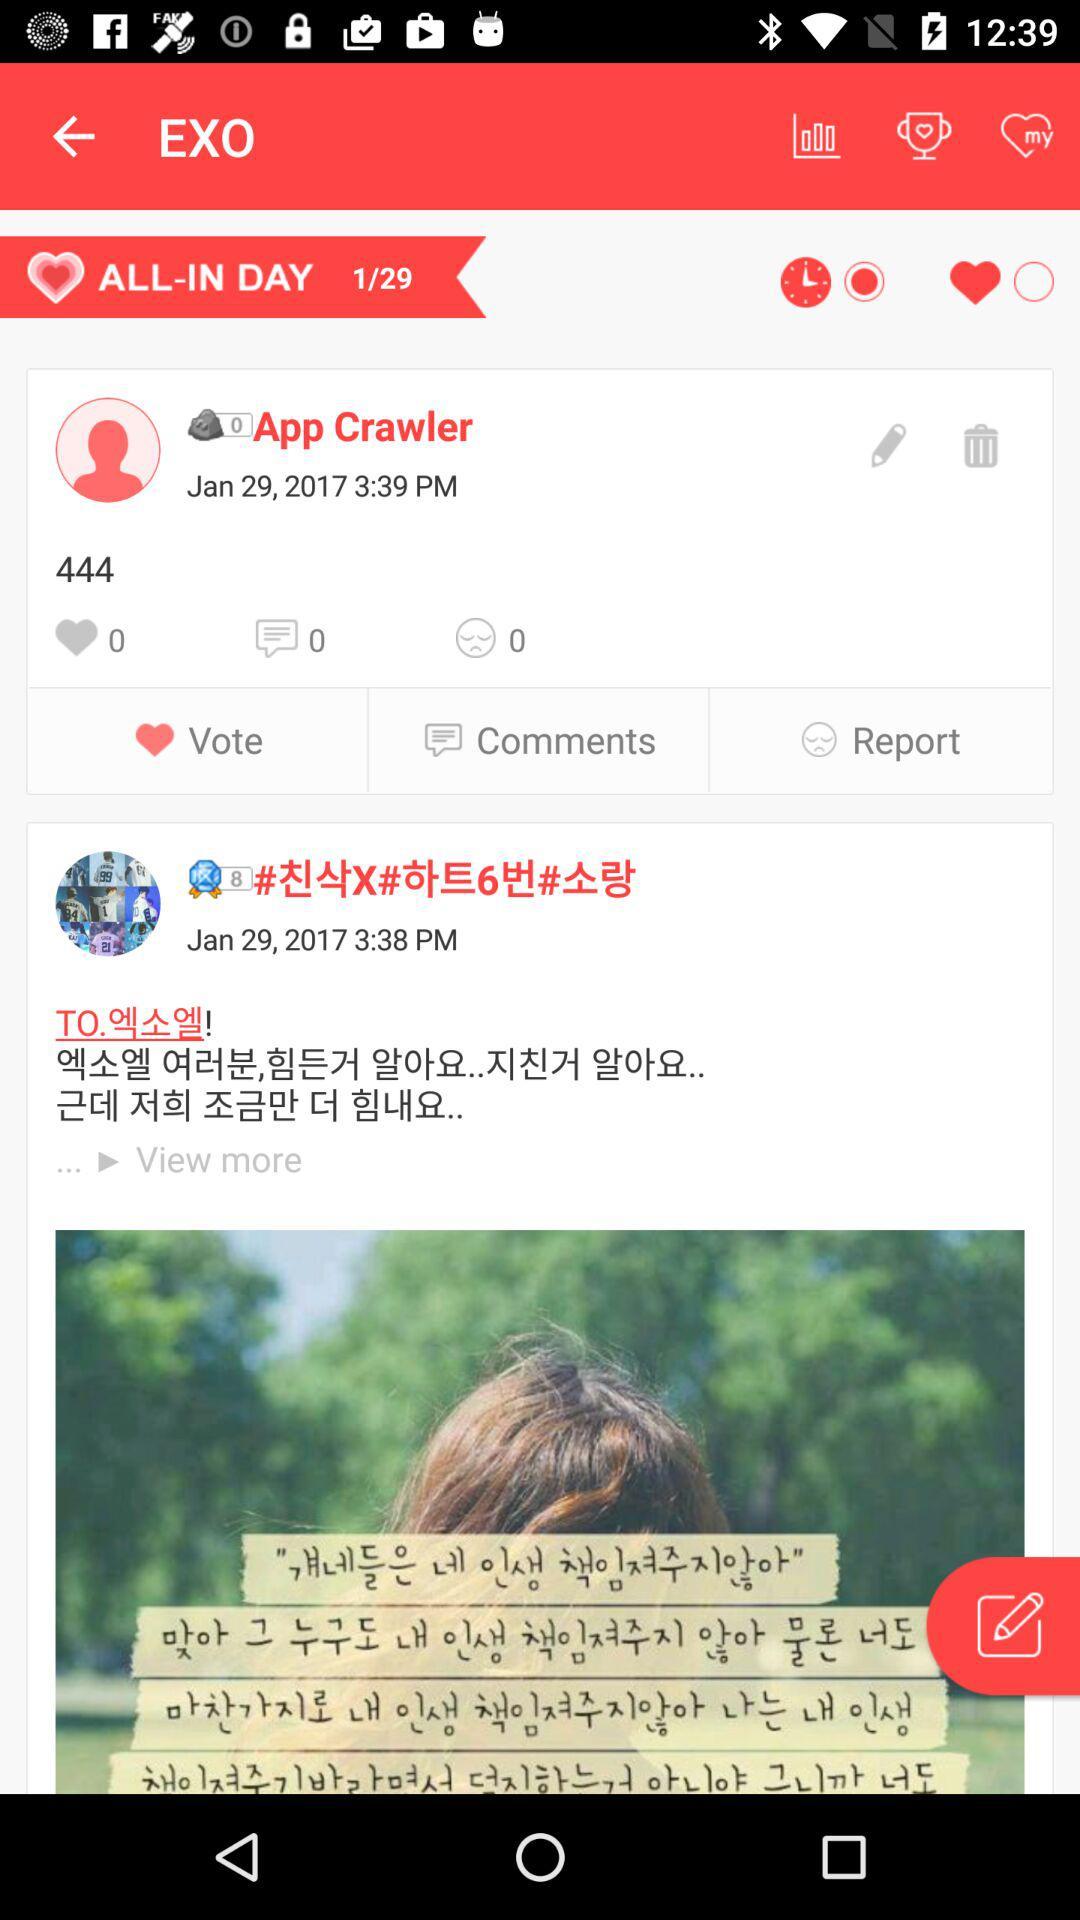 The height and width of the screenshot is (1920, 1080). Describe the element at coordinates (1001, 1629) in the screenshot. I see `tap to edit or delete` at that location.